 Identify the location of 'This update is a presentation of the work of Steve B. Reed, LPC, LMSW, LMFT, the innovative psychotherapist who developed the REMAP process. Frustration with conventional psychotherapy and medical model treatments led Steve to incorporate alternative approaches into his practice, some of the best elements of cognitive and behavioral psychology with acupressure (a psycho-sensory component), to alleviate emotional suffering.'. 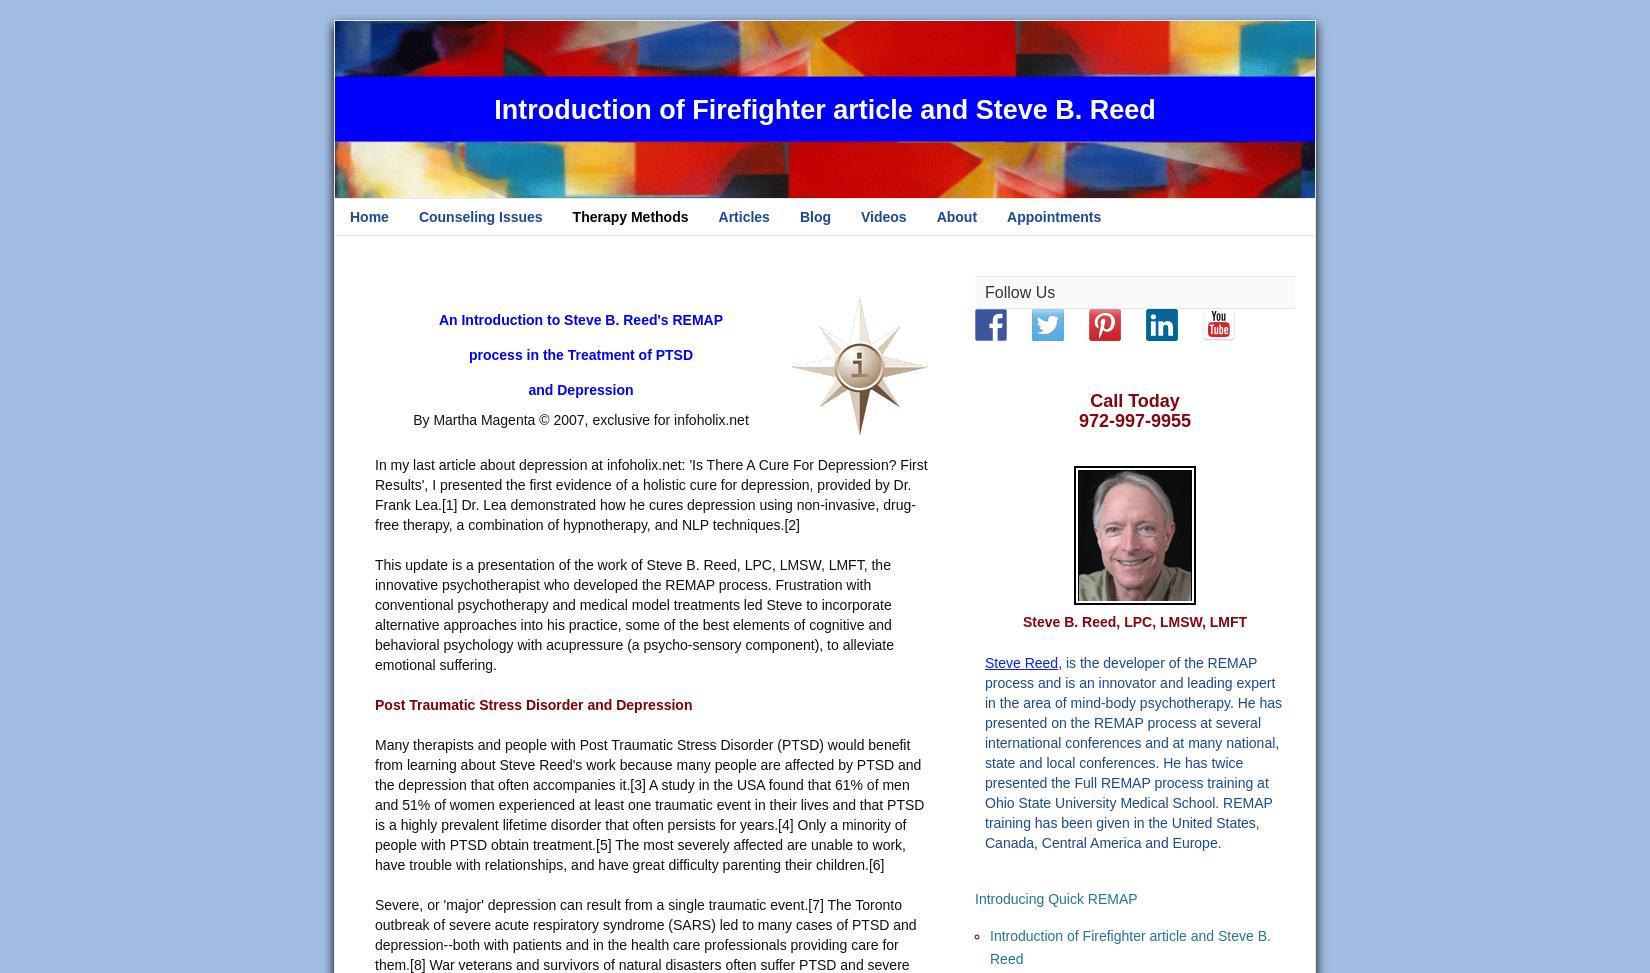
(633, 615).